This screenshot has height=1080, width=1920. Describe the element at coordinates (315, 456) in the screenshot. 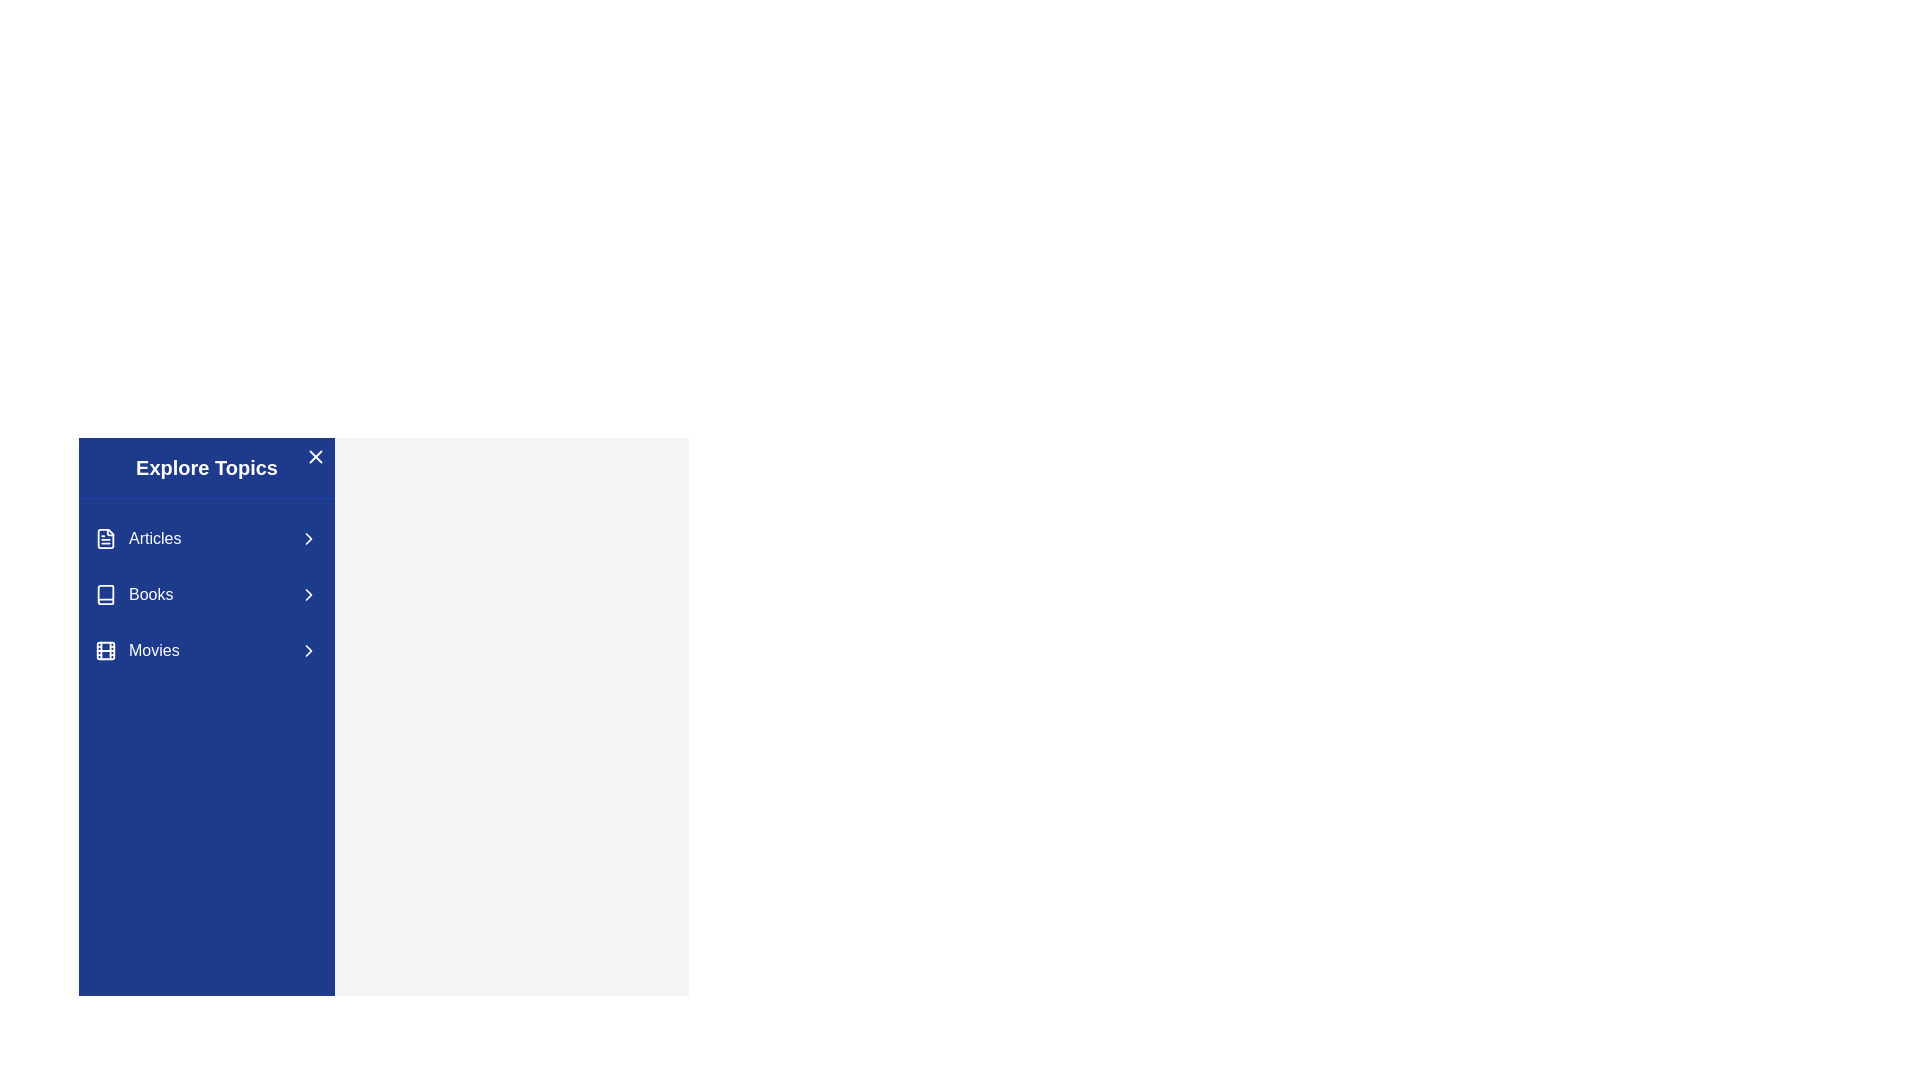

I see `the close or dismiss button located in the top right corner of the 'Explore Topics' sidebar` at that location.